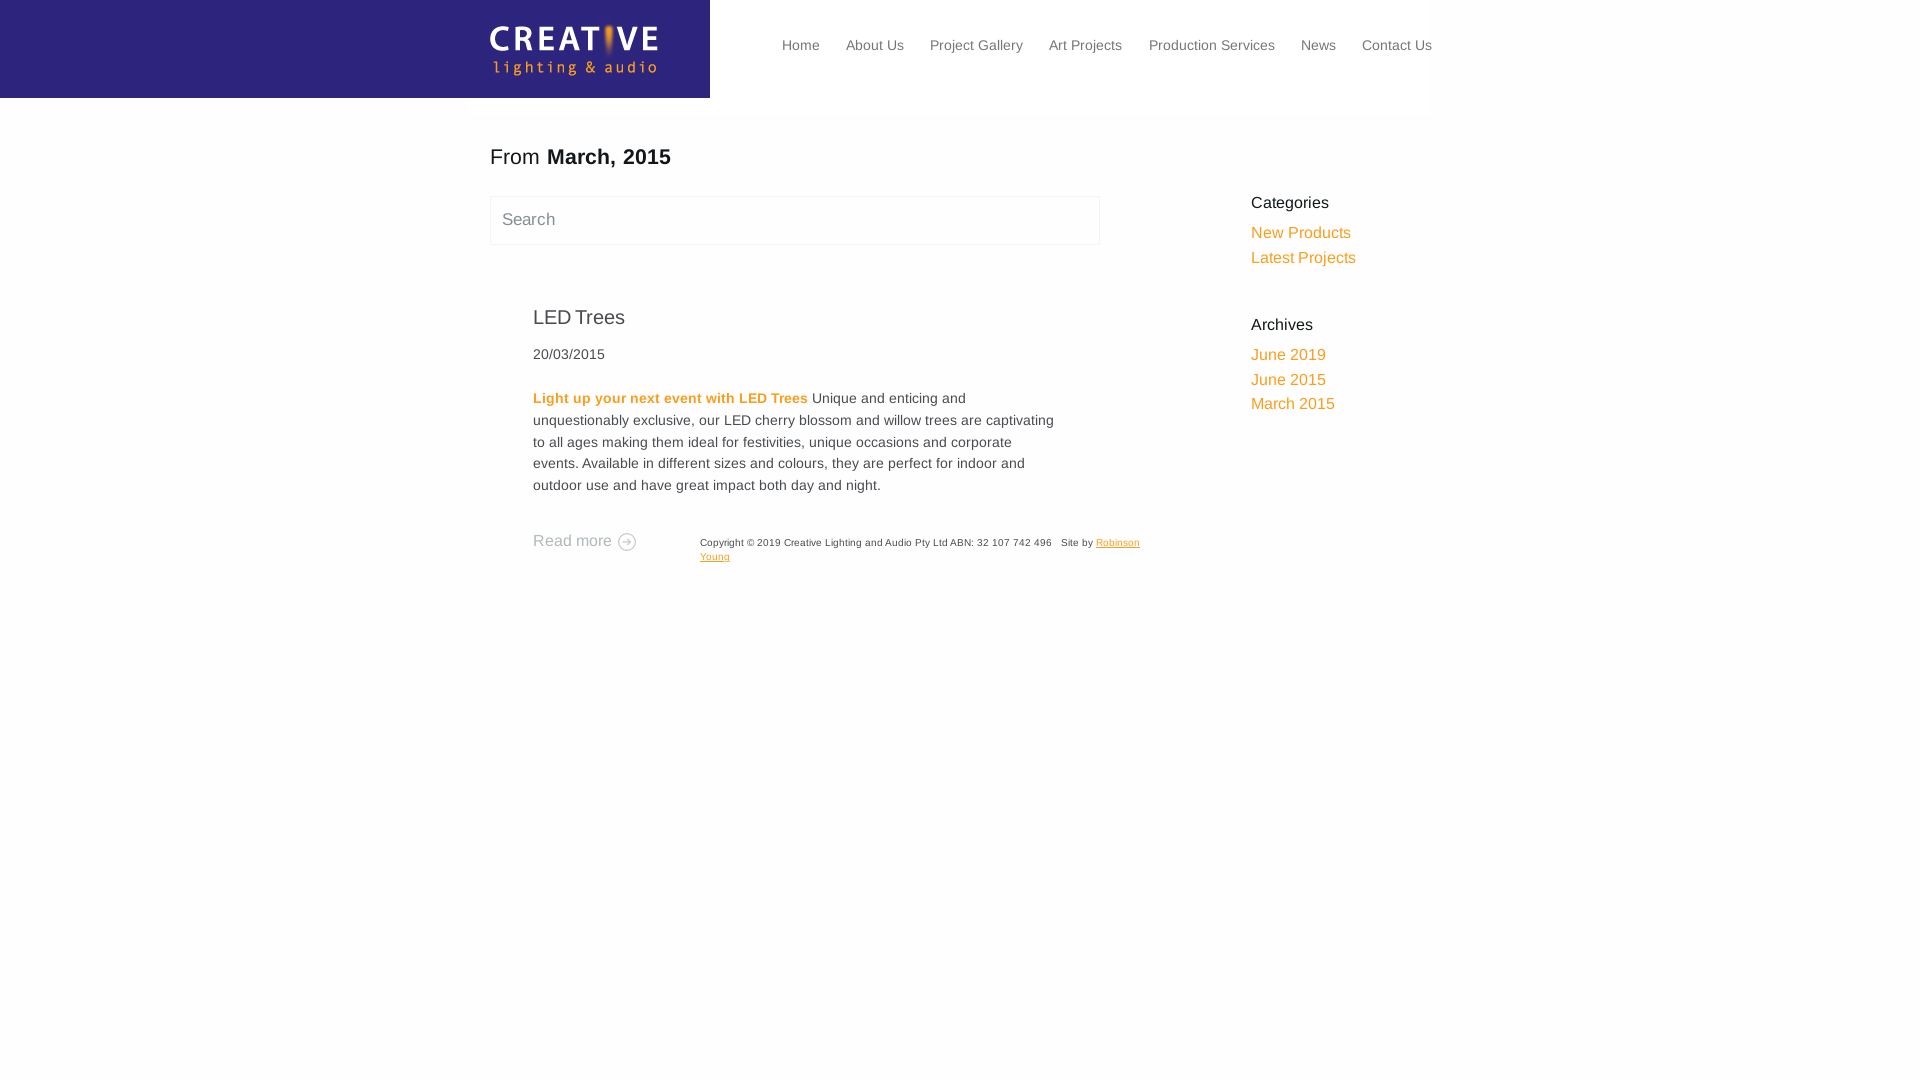  What do you see at coordinates (1288, 353) in the screenshot?
I see `'June 2019'` at bounding box center [1288, 353].